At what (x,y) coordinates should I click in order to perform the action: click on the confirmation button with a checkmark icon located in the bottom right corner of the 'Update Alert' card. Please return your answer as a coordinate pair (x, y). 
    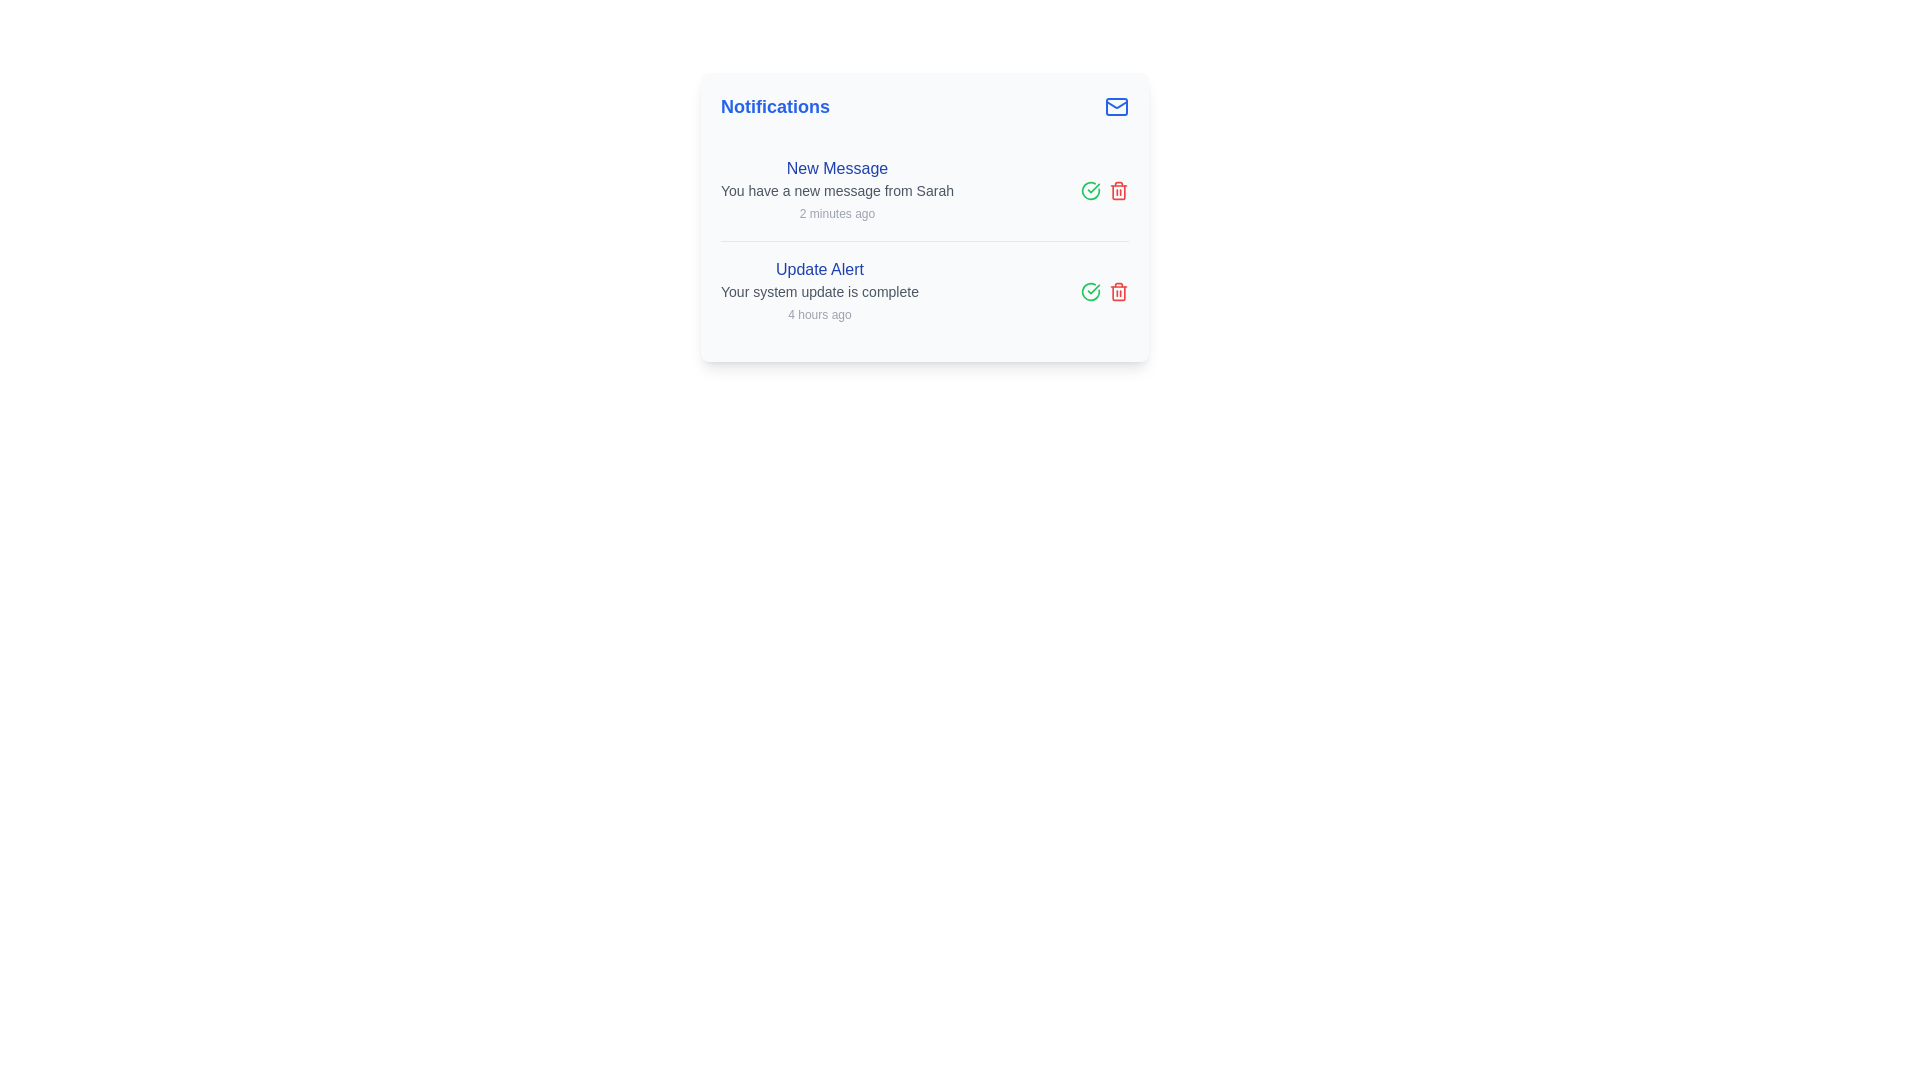
    Looking at the image, I should click on (1103, 292).